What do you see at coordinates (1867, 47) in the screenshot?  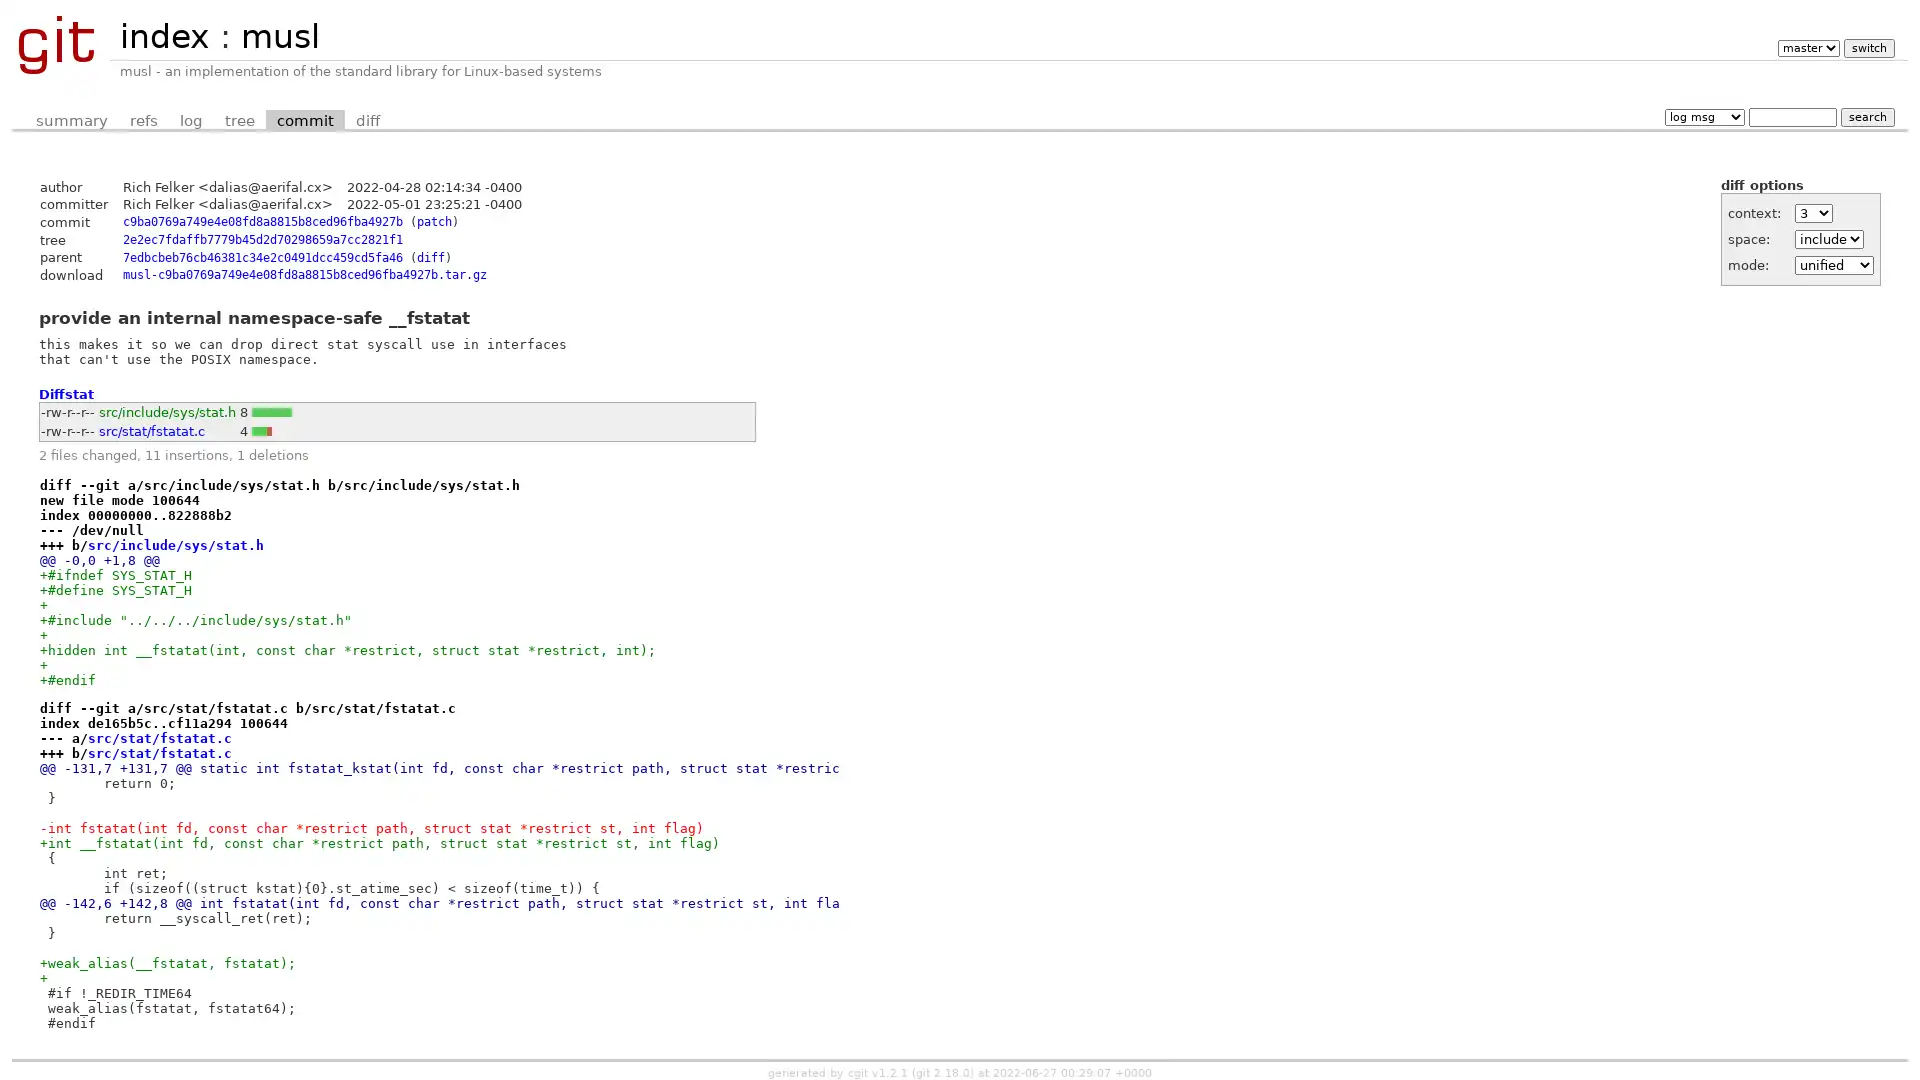 I see `switch` at bounding box center [1867, 47].